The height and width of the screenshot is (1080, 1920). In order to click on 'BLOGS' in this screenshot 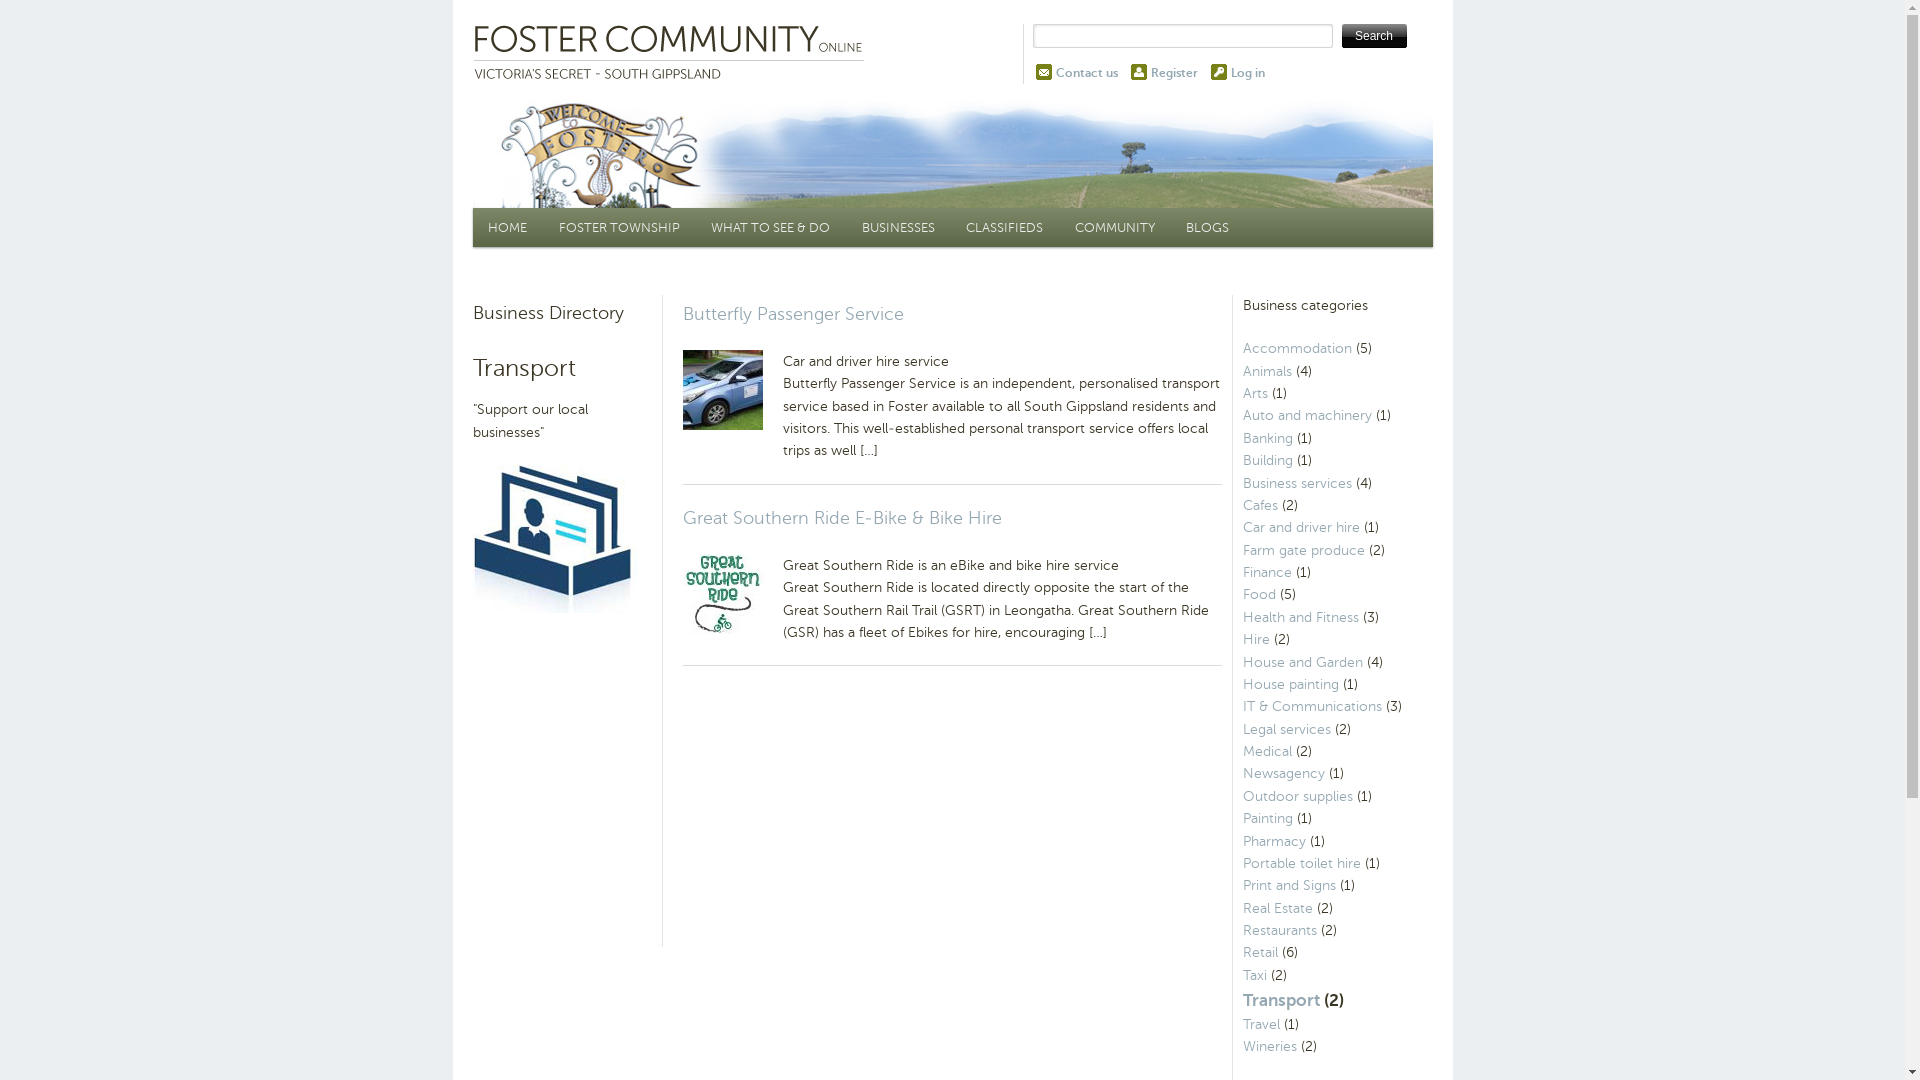, I will do `click(1206, 226)`.